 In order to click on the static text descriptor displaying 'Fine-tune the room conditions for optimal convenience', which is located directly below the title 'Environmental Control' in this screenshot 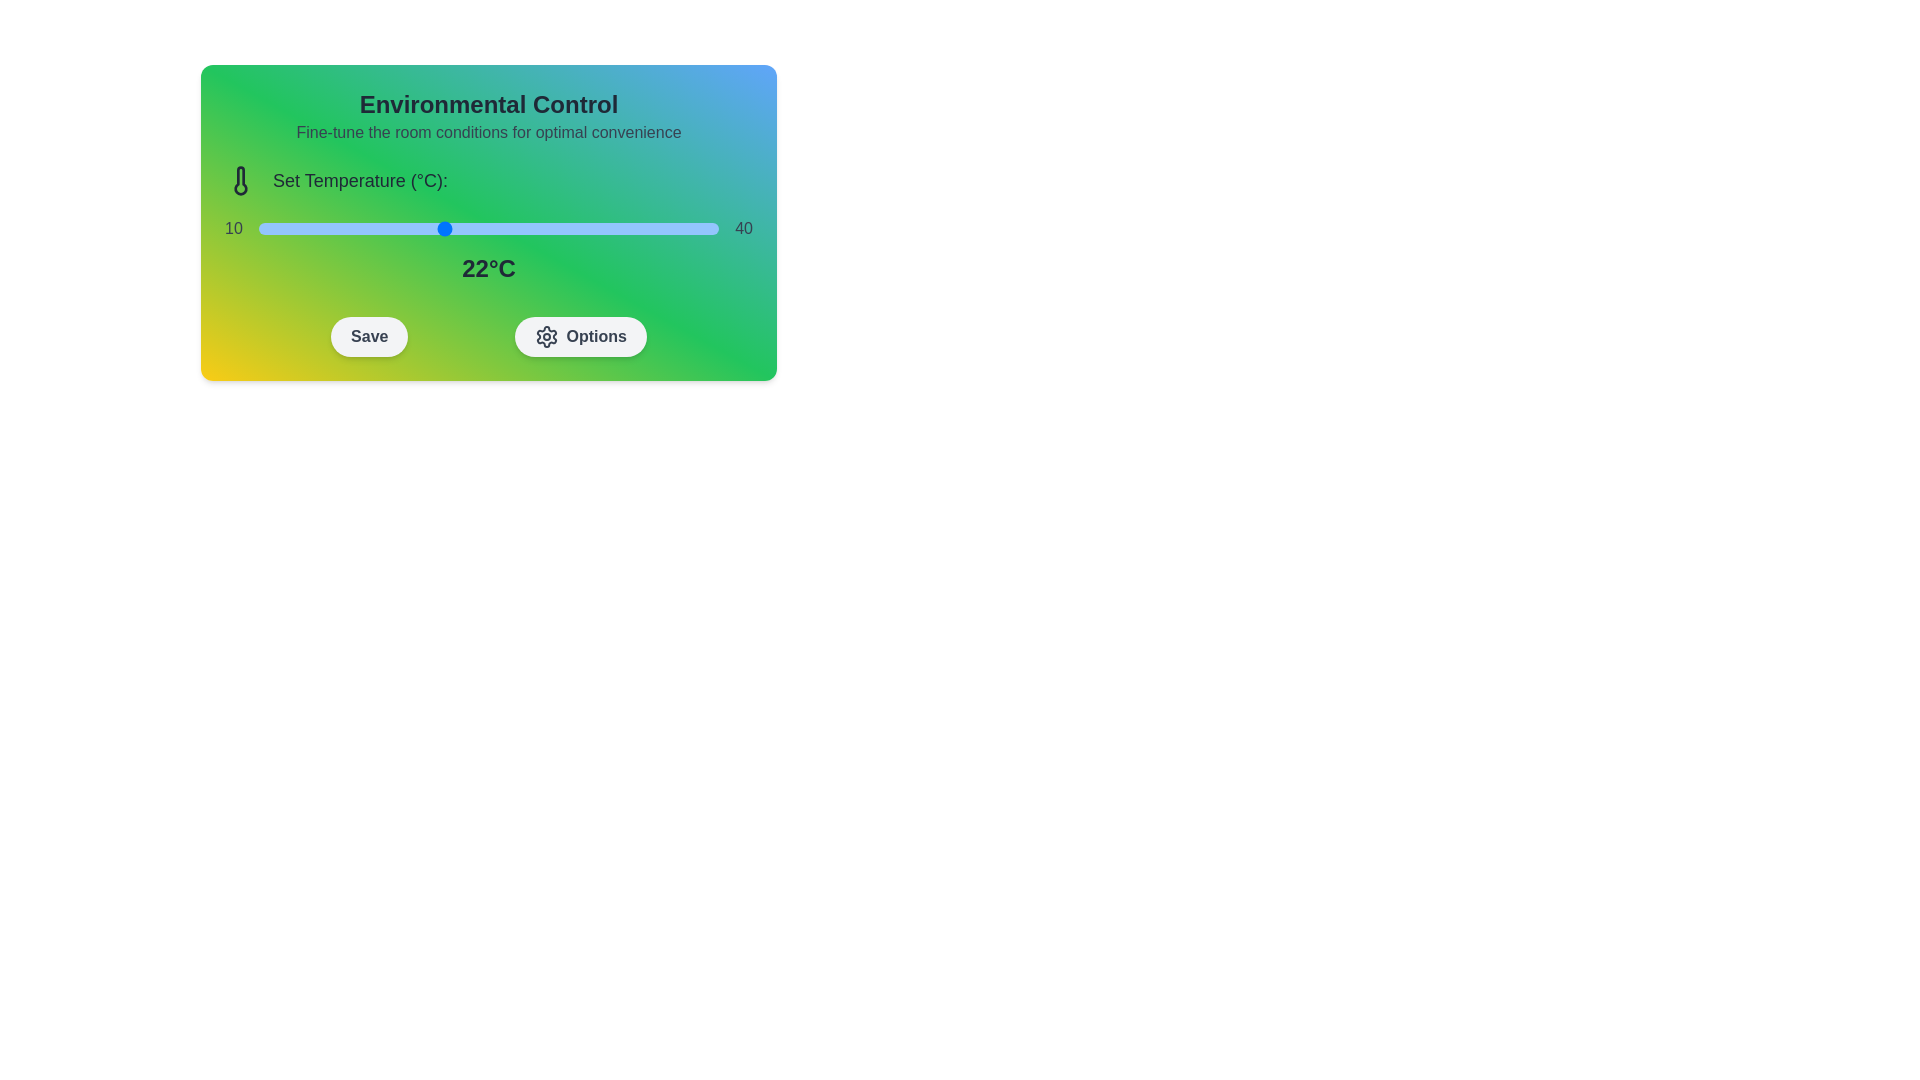, I will do `click(489, 132)`.